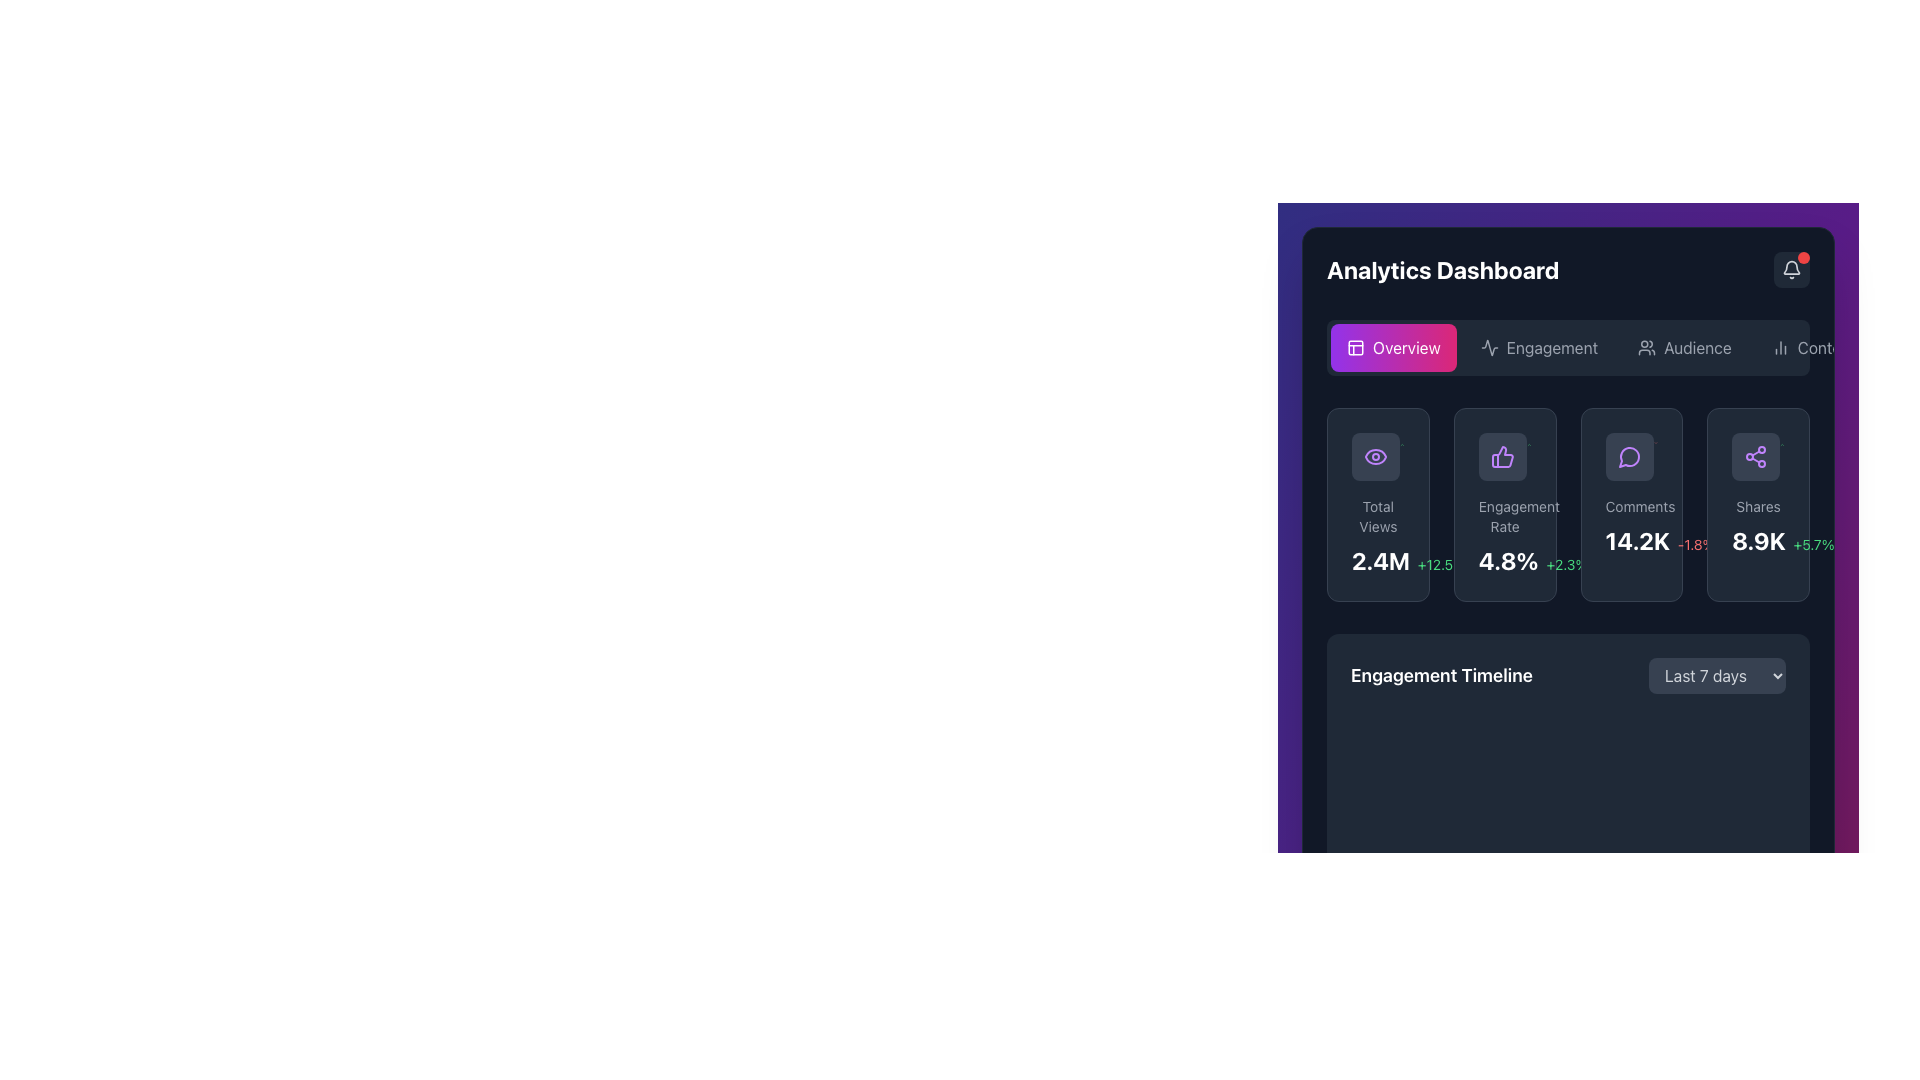 The width and height of the screenshot is (1920, 1080). What do you see at coordinates (1489, 346) in the screenshot?
I see `the SVG icon representing the waveform in the 'Engagement' section of the Analytics Dashboard` at bounding box center [1489, 346].